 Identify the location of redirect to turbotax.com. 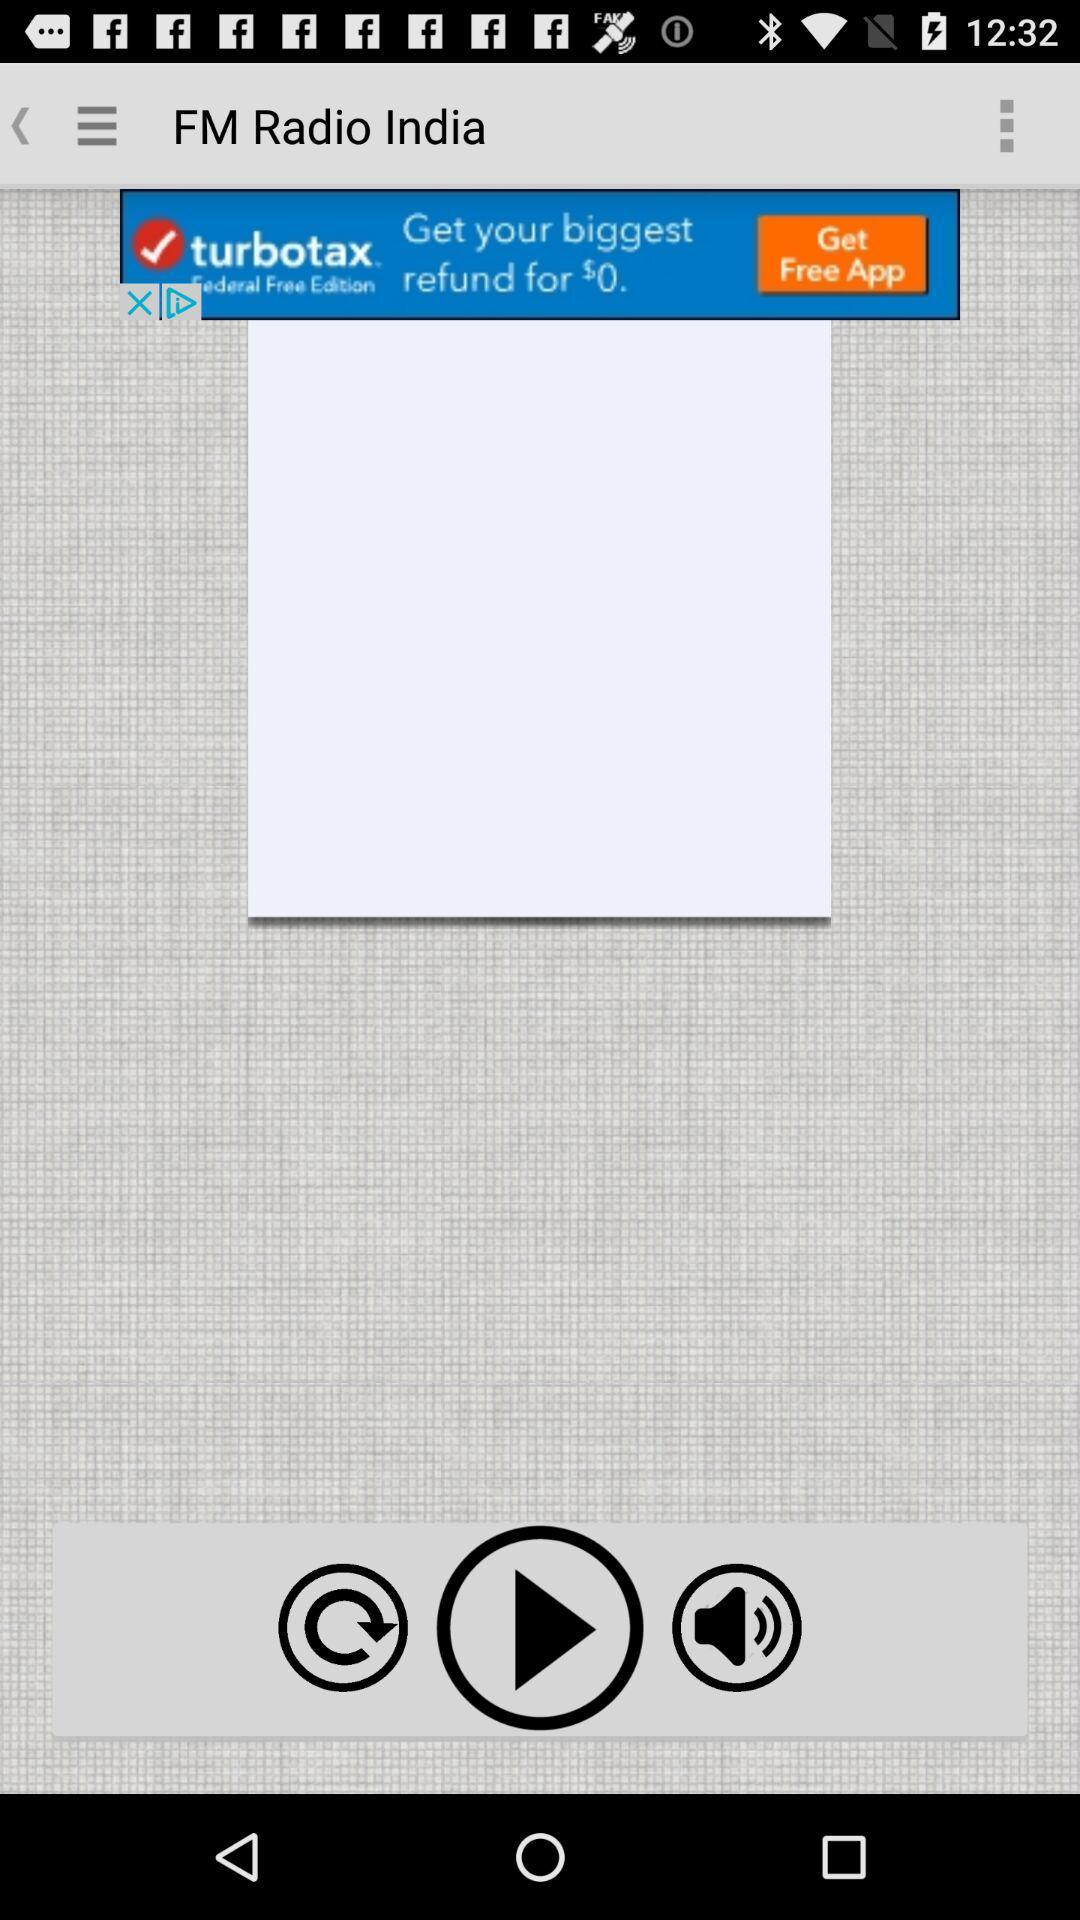
(540, 253).